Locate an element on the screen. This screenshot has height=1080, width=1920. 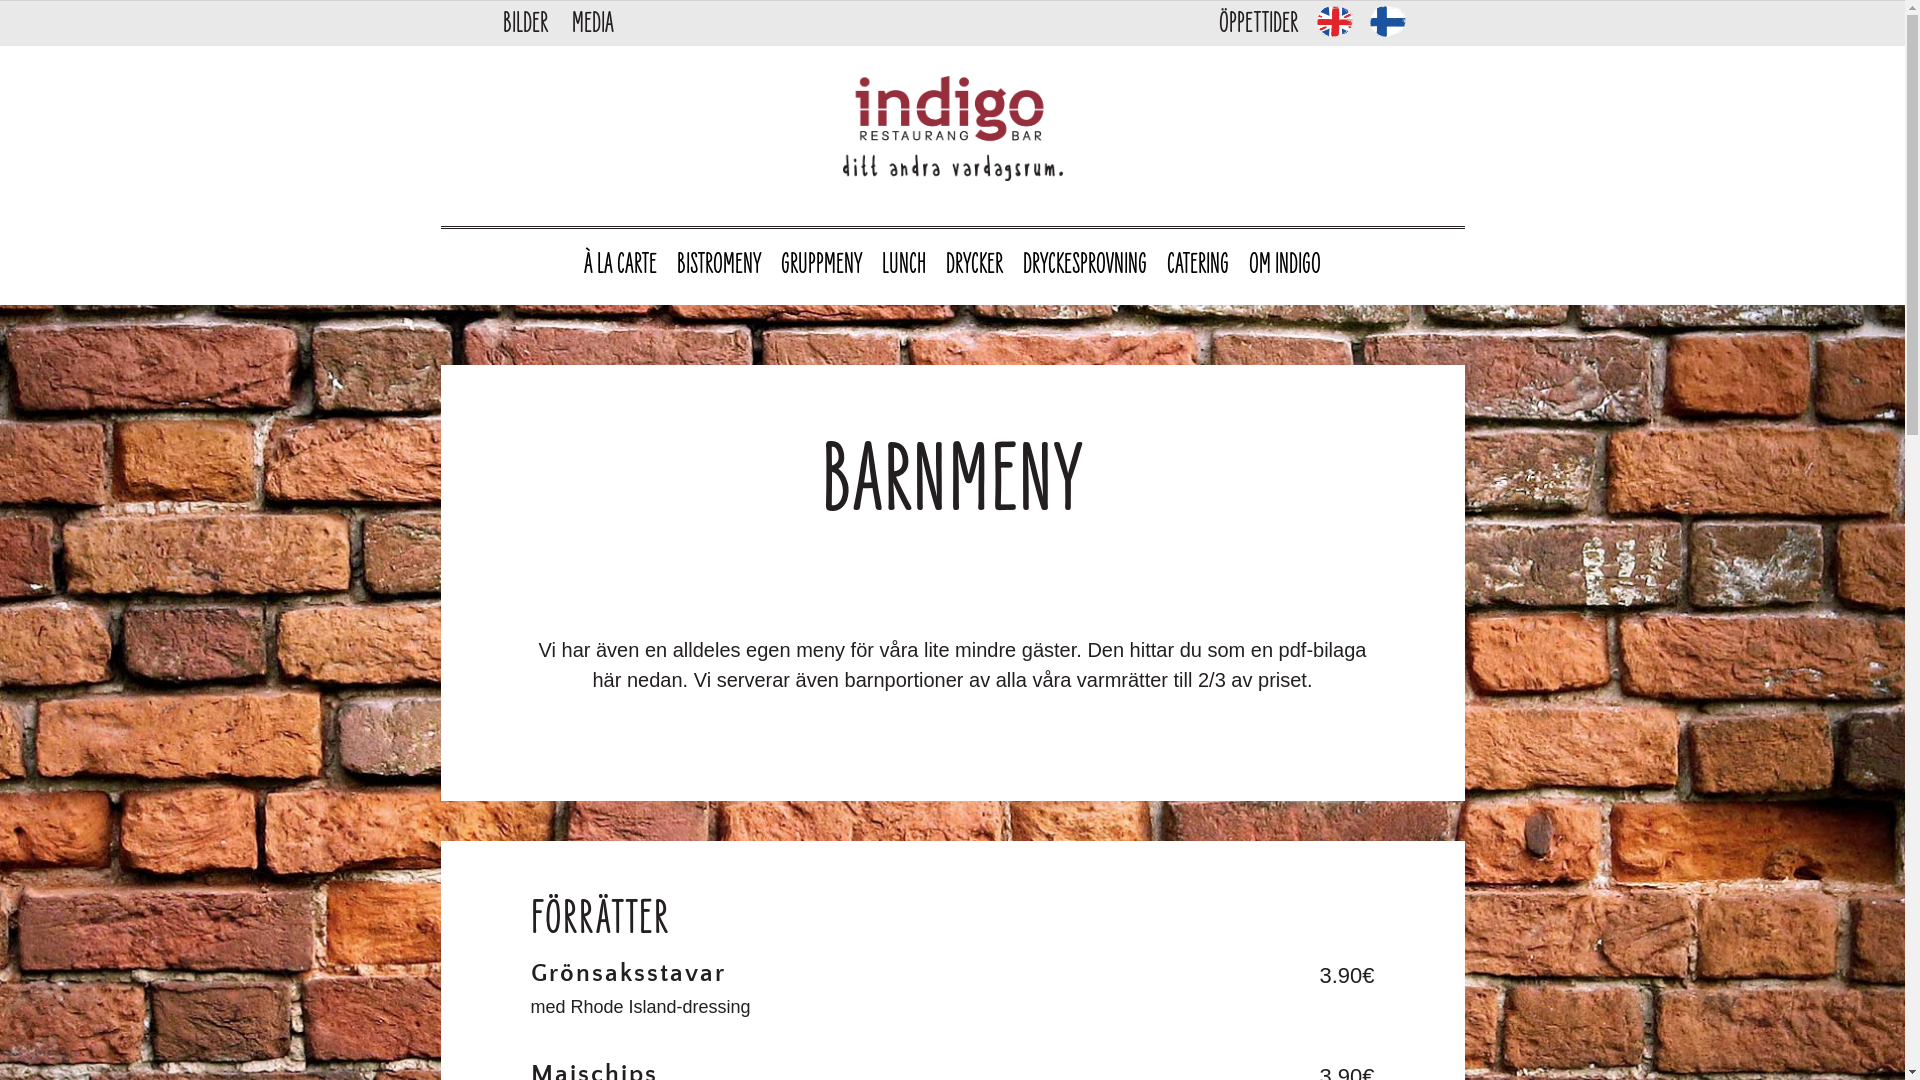
'LUNCH' is located at coordinates (902, 265).